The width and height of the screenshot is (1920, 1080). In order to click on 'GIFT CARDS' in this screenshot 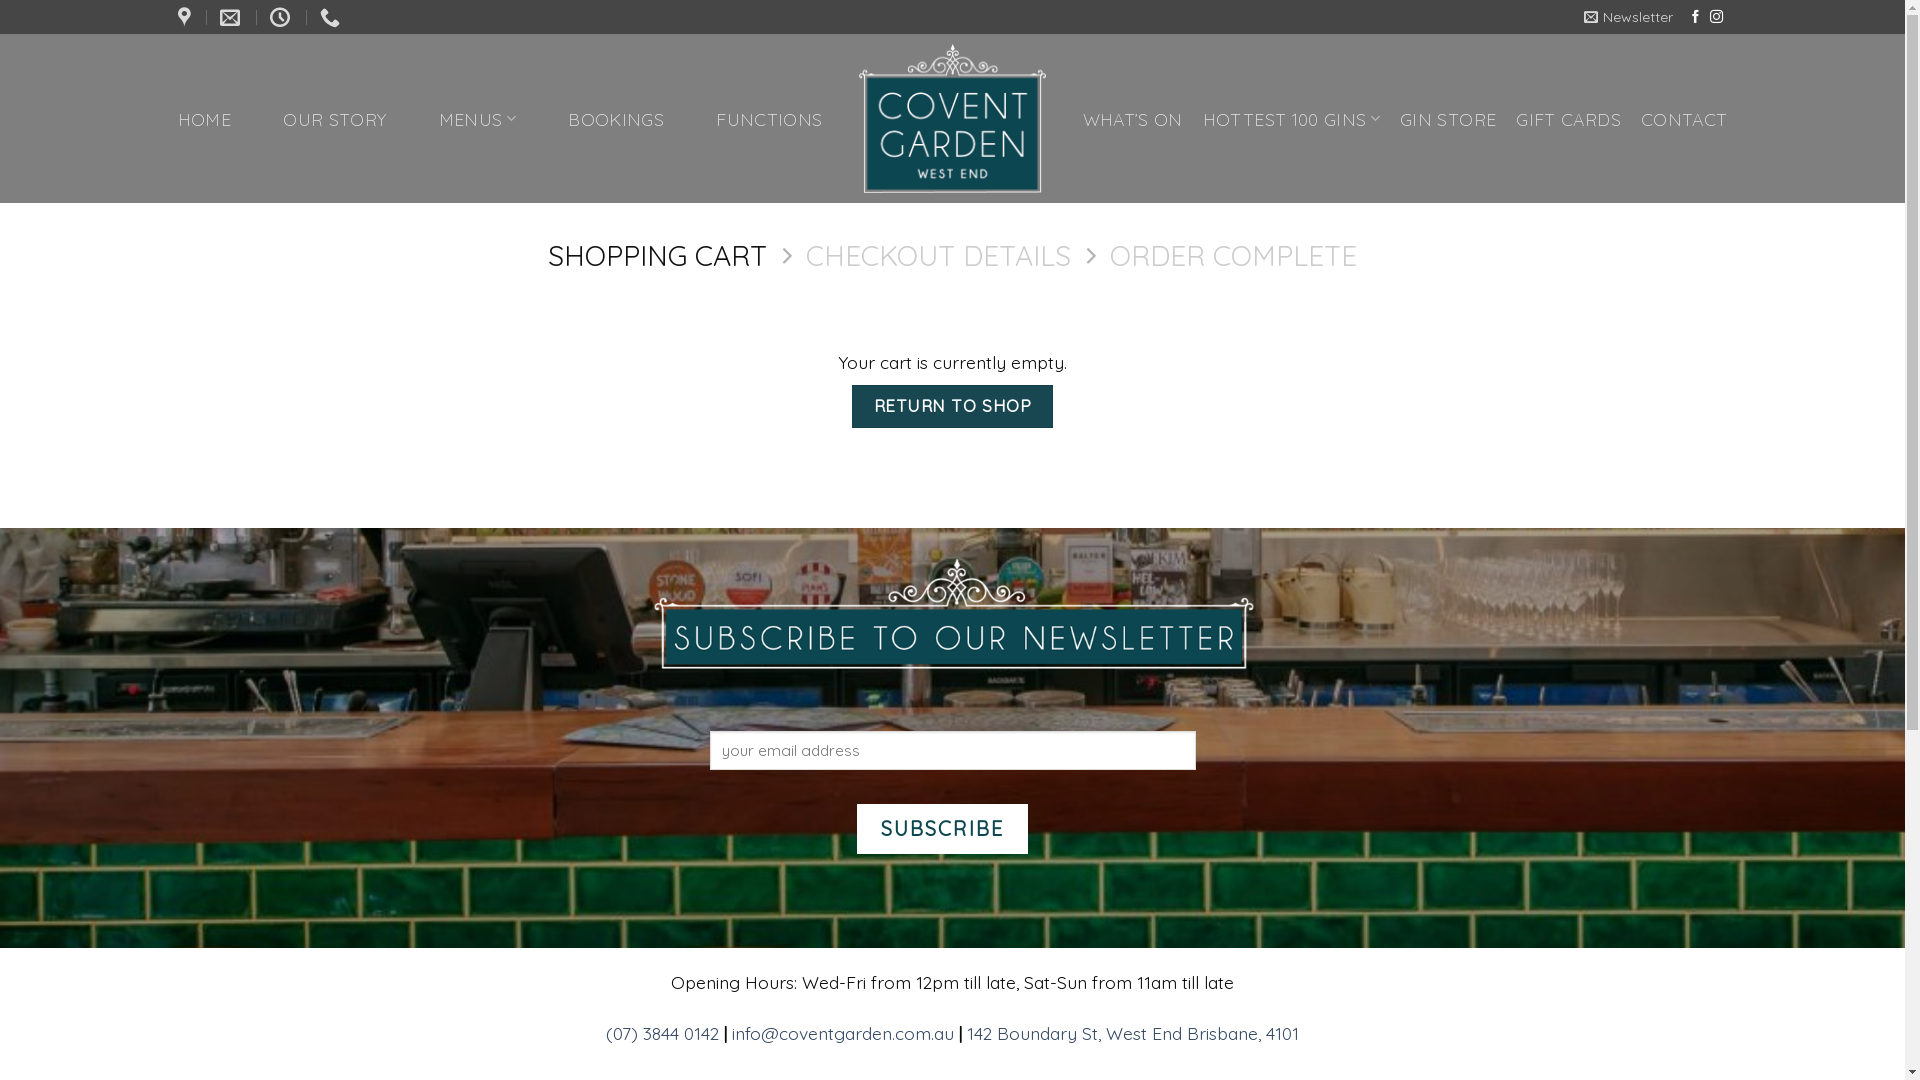, I will do `click(1567, 118)`.